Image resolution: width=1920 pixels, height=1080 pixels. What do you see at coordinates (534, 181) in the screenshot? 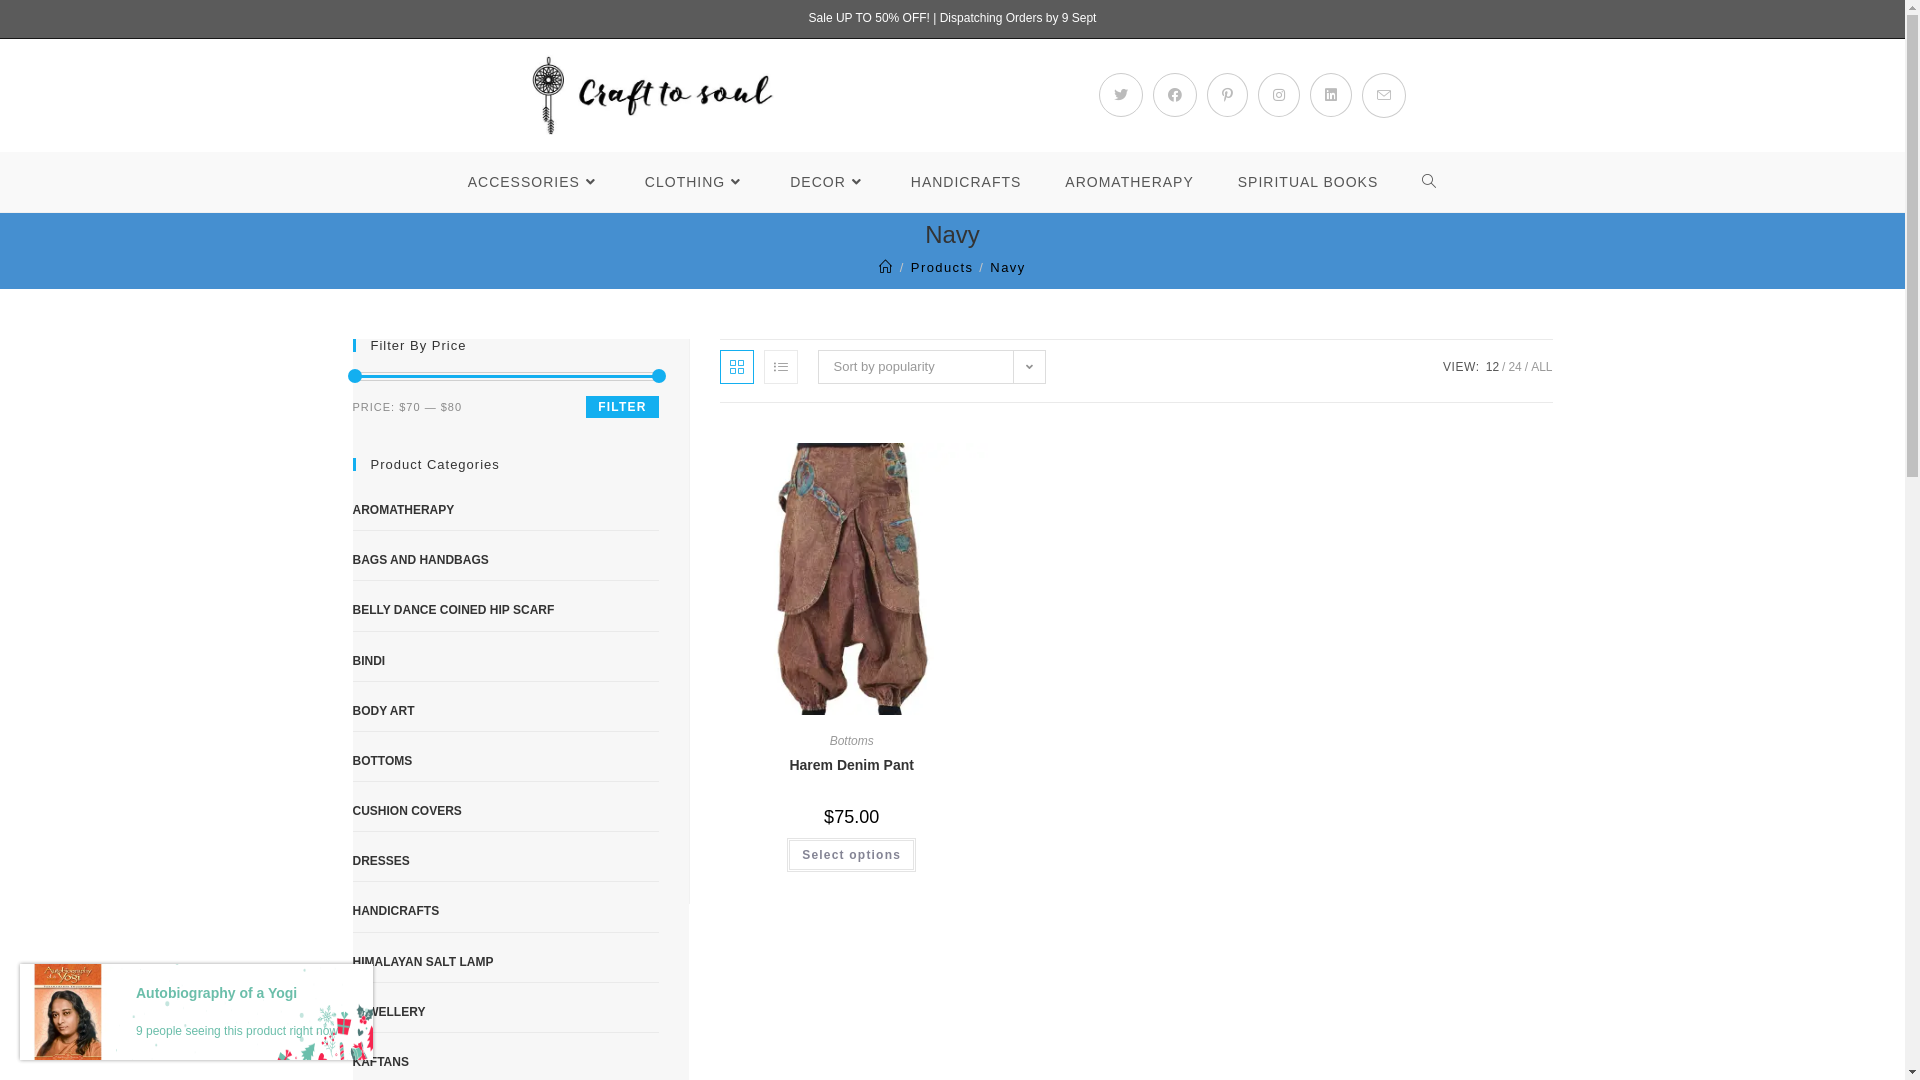
I see `'ACCESSORIES'` at bounding box center [534, 181].